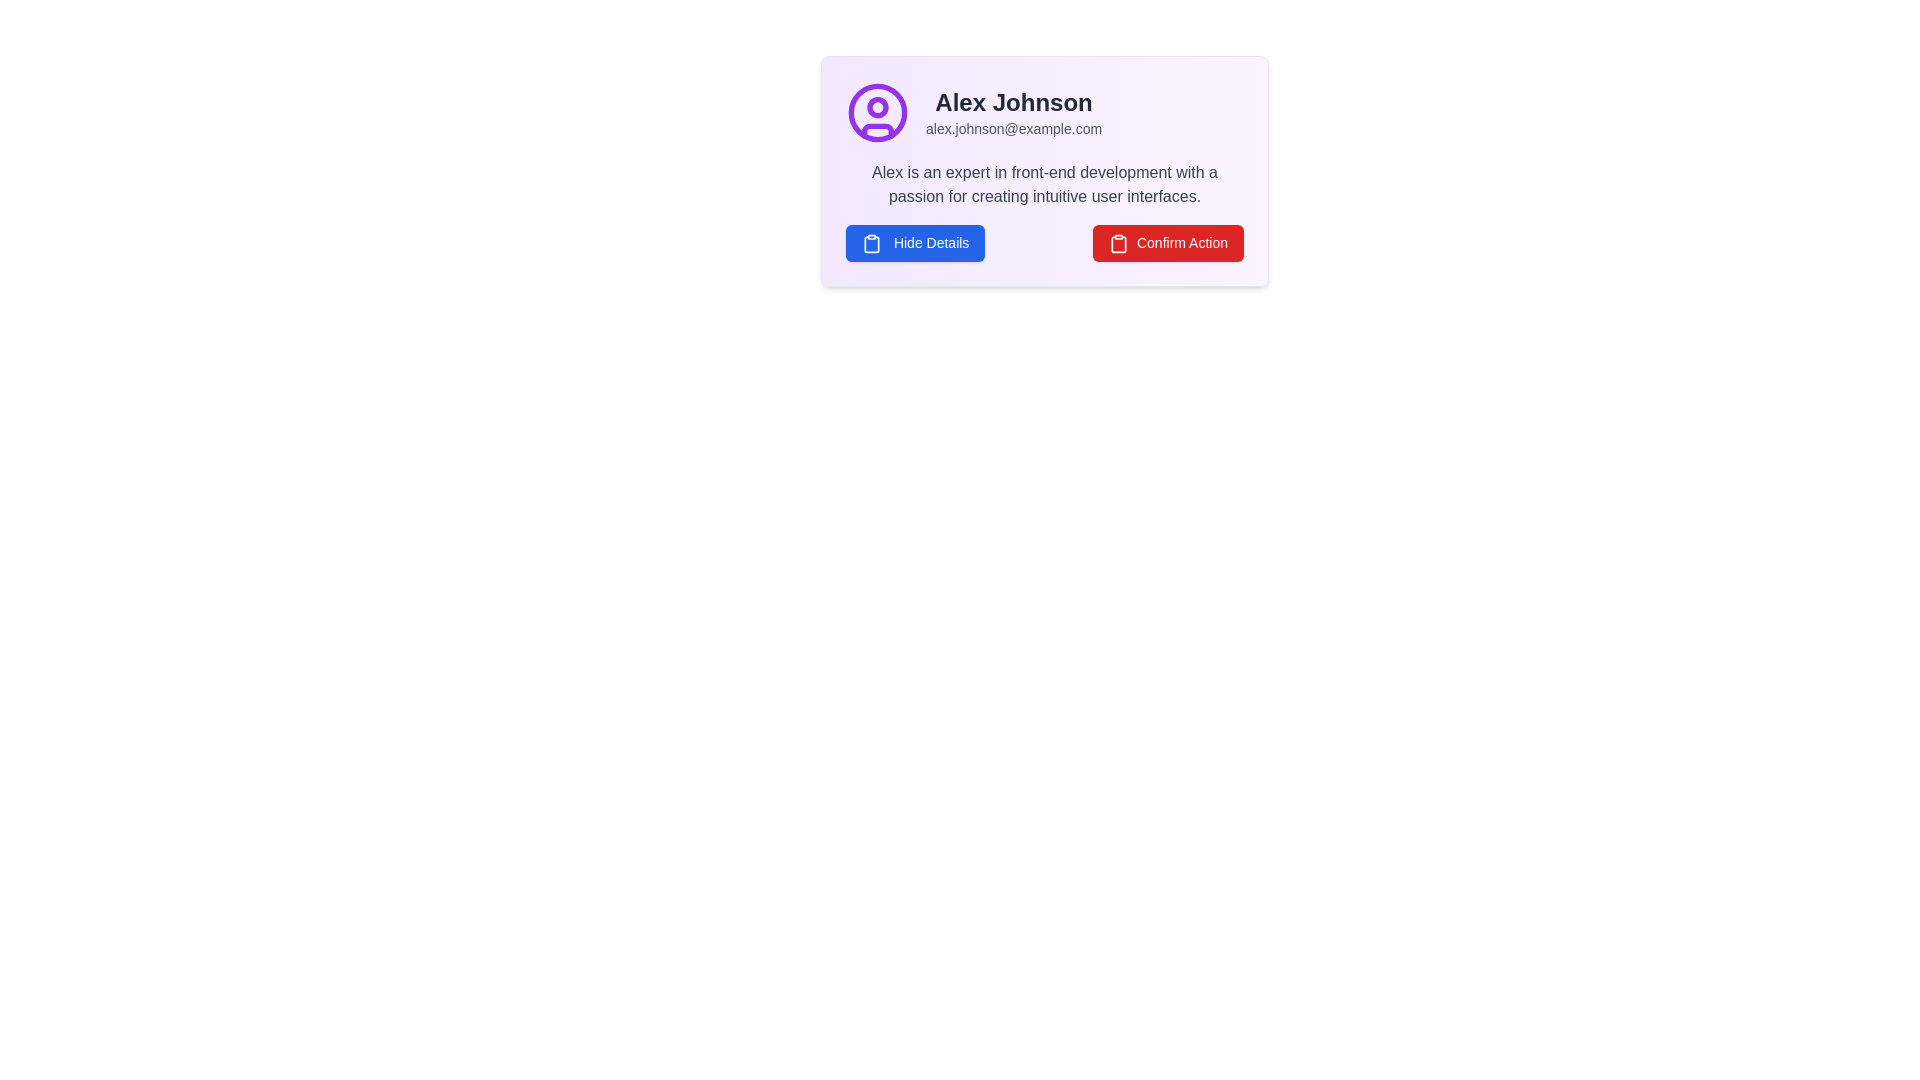 Image resolution: width=1920 pixels, height=1080 pixels. I want to click on the circular user profile icon with a purple outline and user silhouette located to the left of the name 'Alex Johnson' and email 'alex.johnson@example.com', so click(878, 112).